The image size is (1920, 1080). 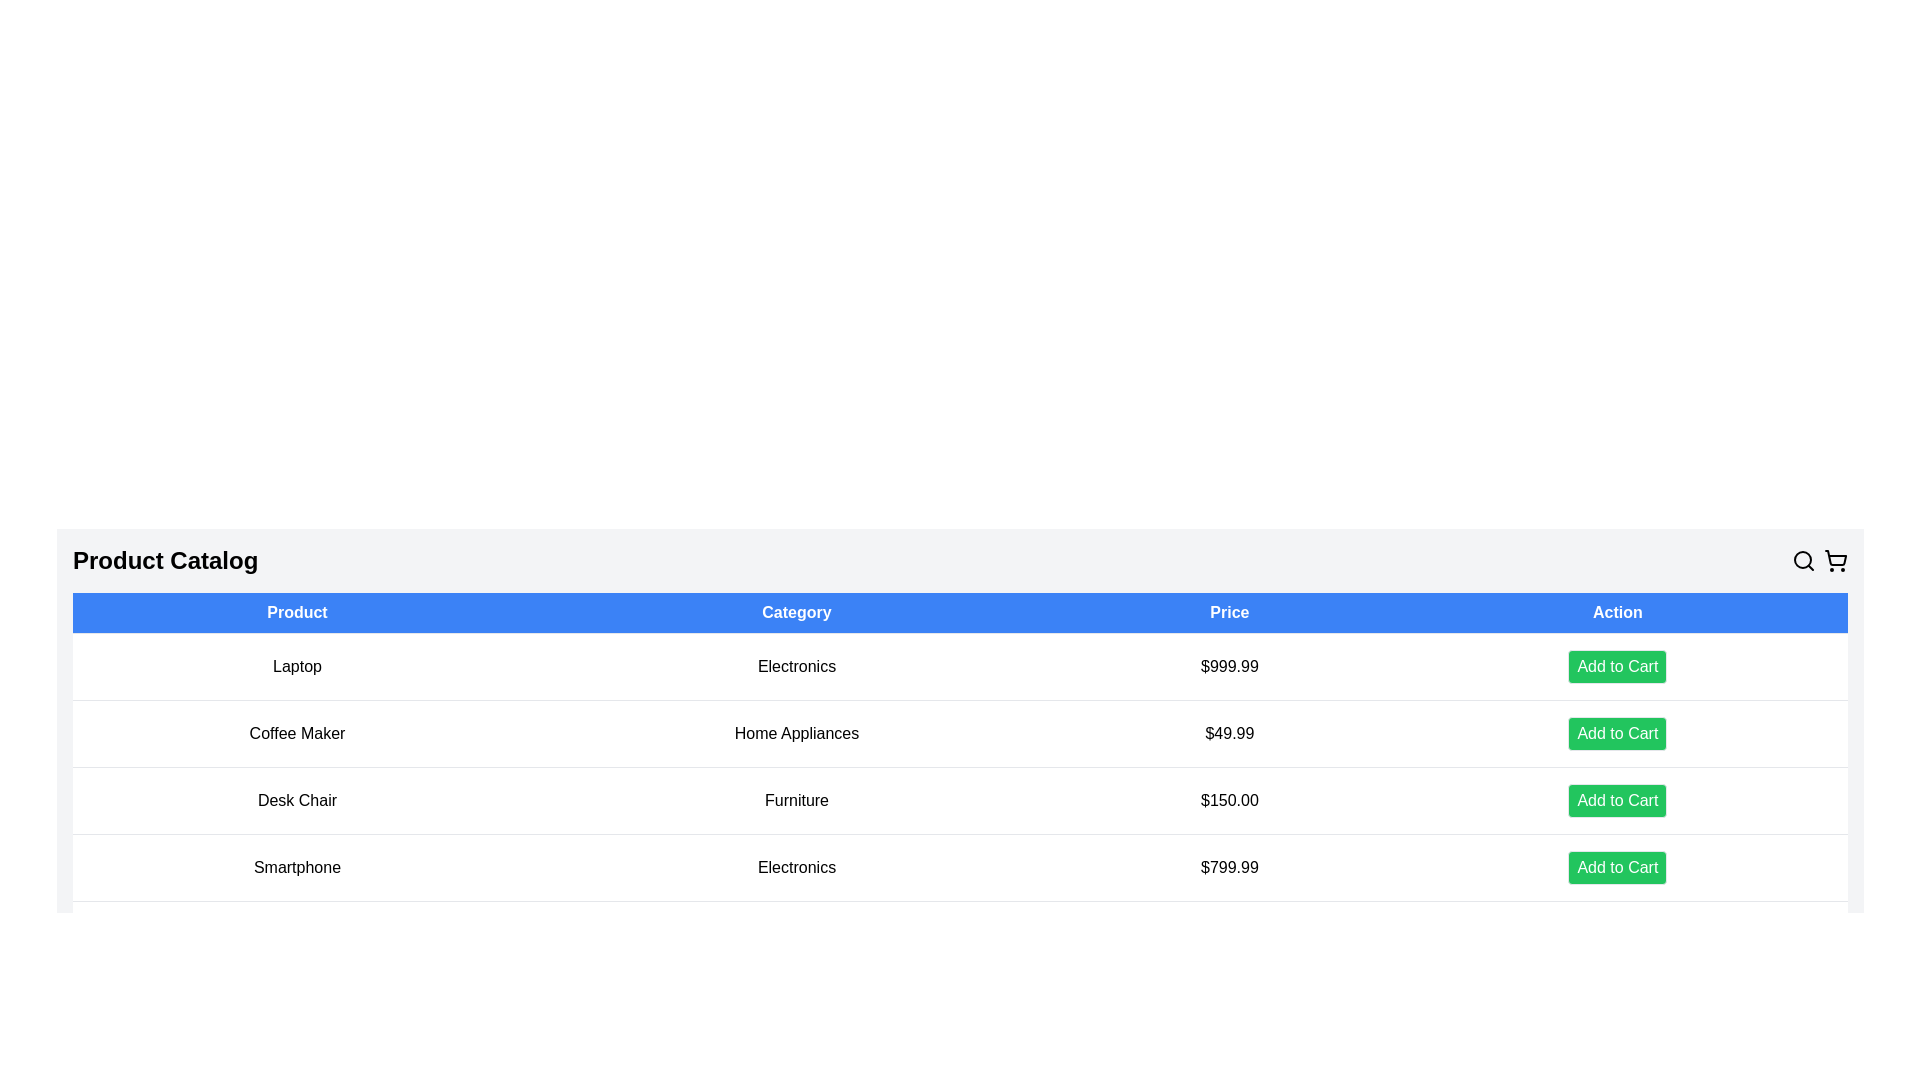 What do you see at coordinates (795, 667) in the screenshot?
I see `text displayed in the 'Electronics' text label, which is styled in a clean sans-serif typeface and is located in the second column of the table under the header row` at bounding box center [795, 667].